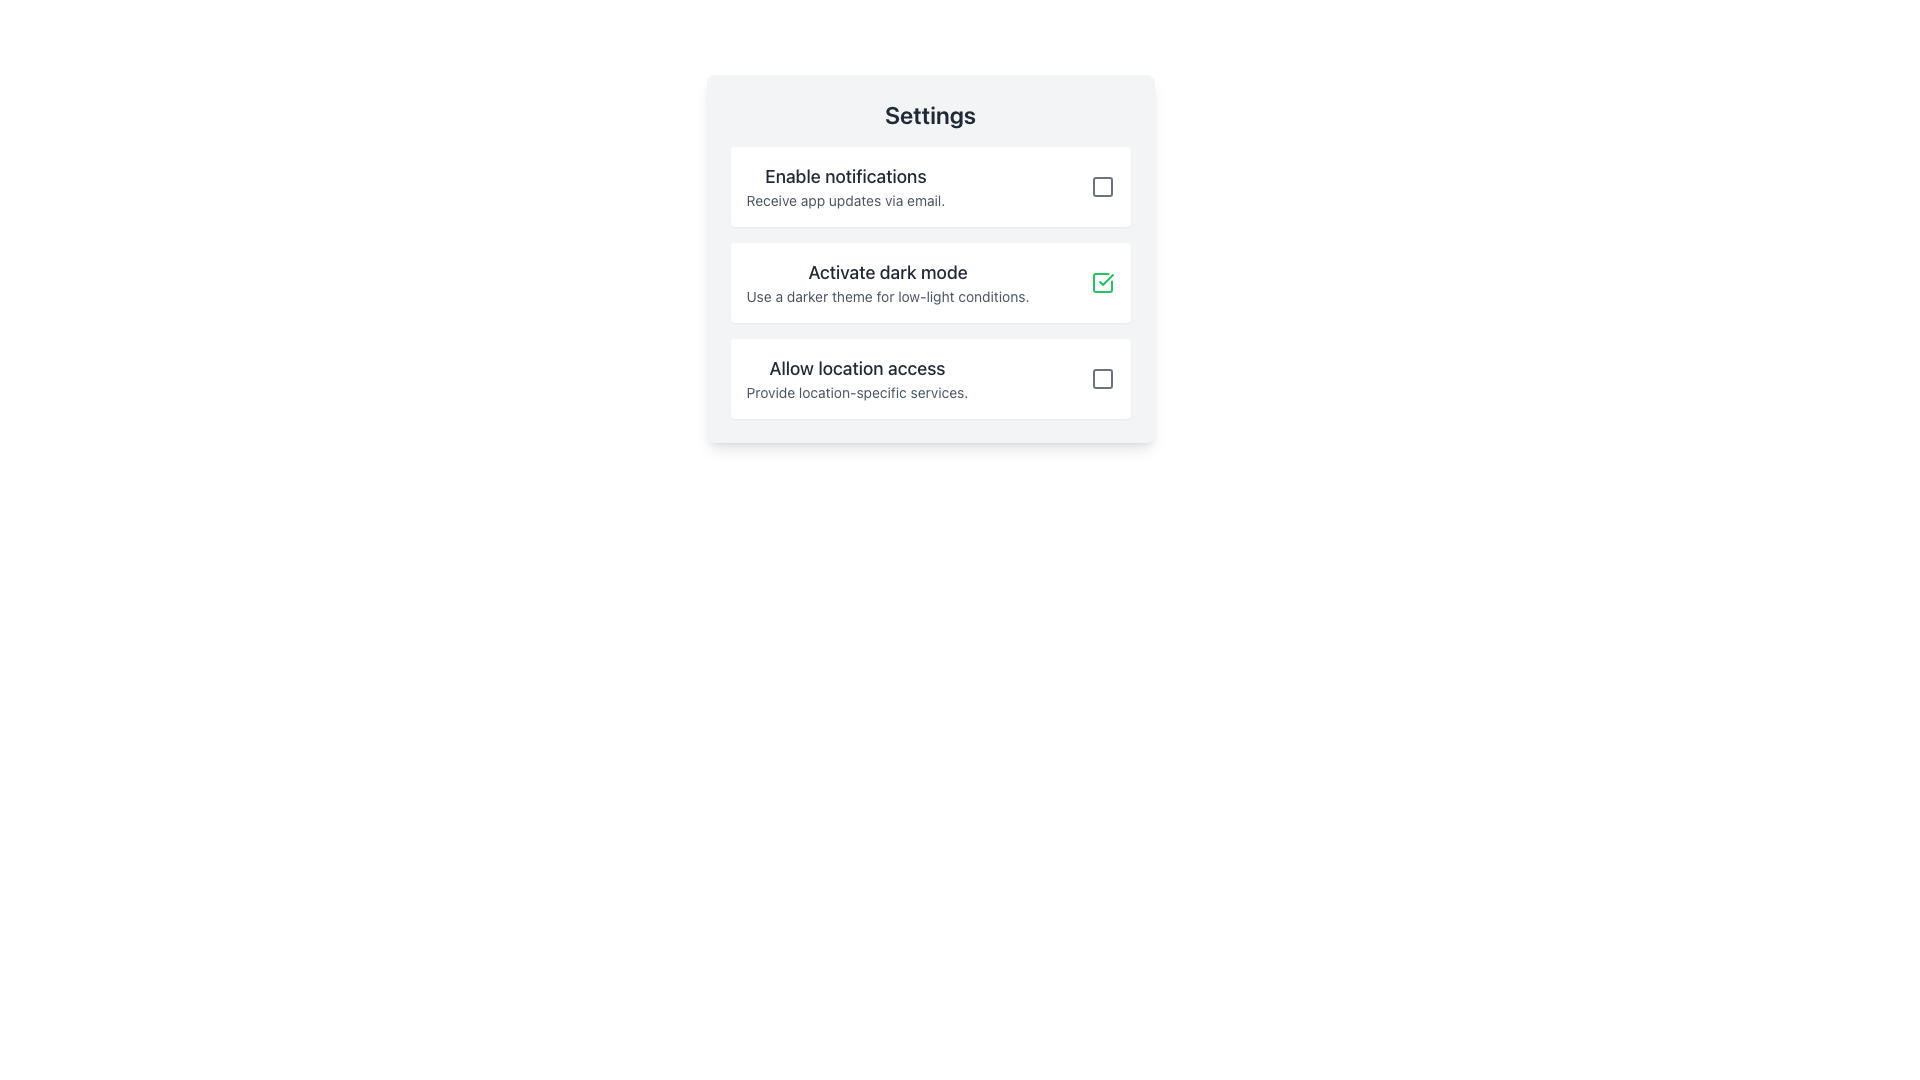  Describe the element at coordinates (845, 200) in the screenshot. I see `the static text label that describes the functionality of the 'Enable notifications' feature, located beneath the main option in the uppermost section of the vertical list layout` at that location.